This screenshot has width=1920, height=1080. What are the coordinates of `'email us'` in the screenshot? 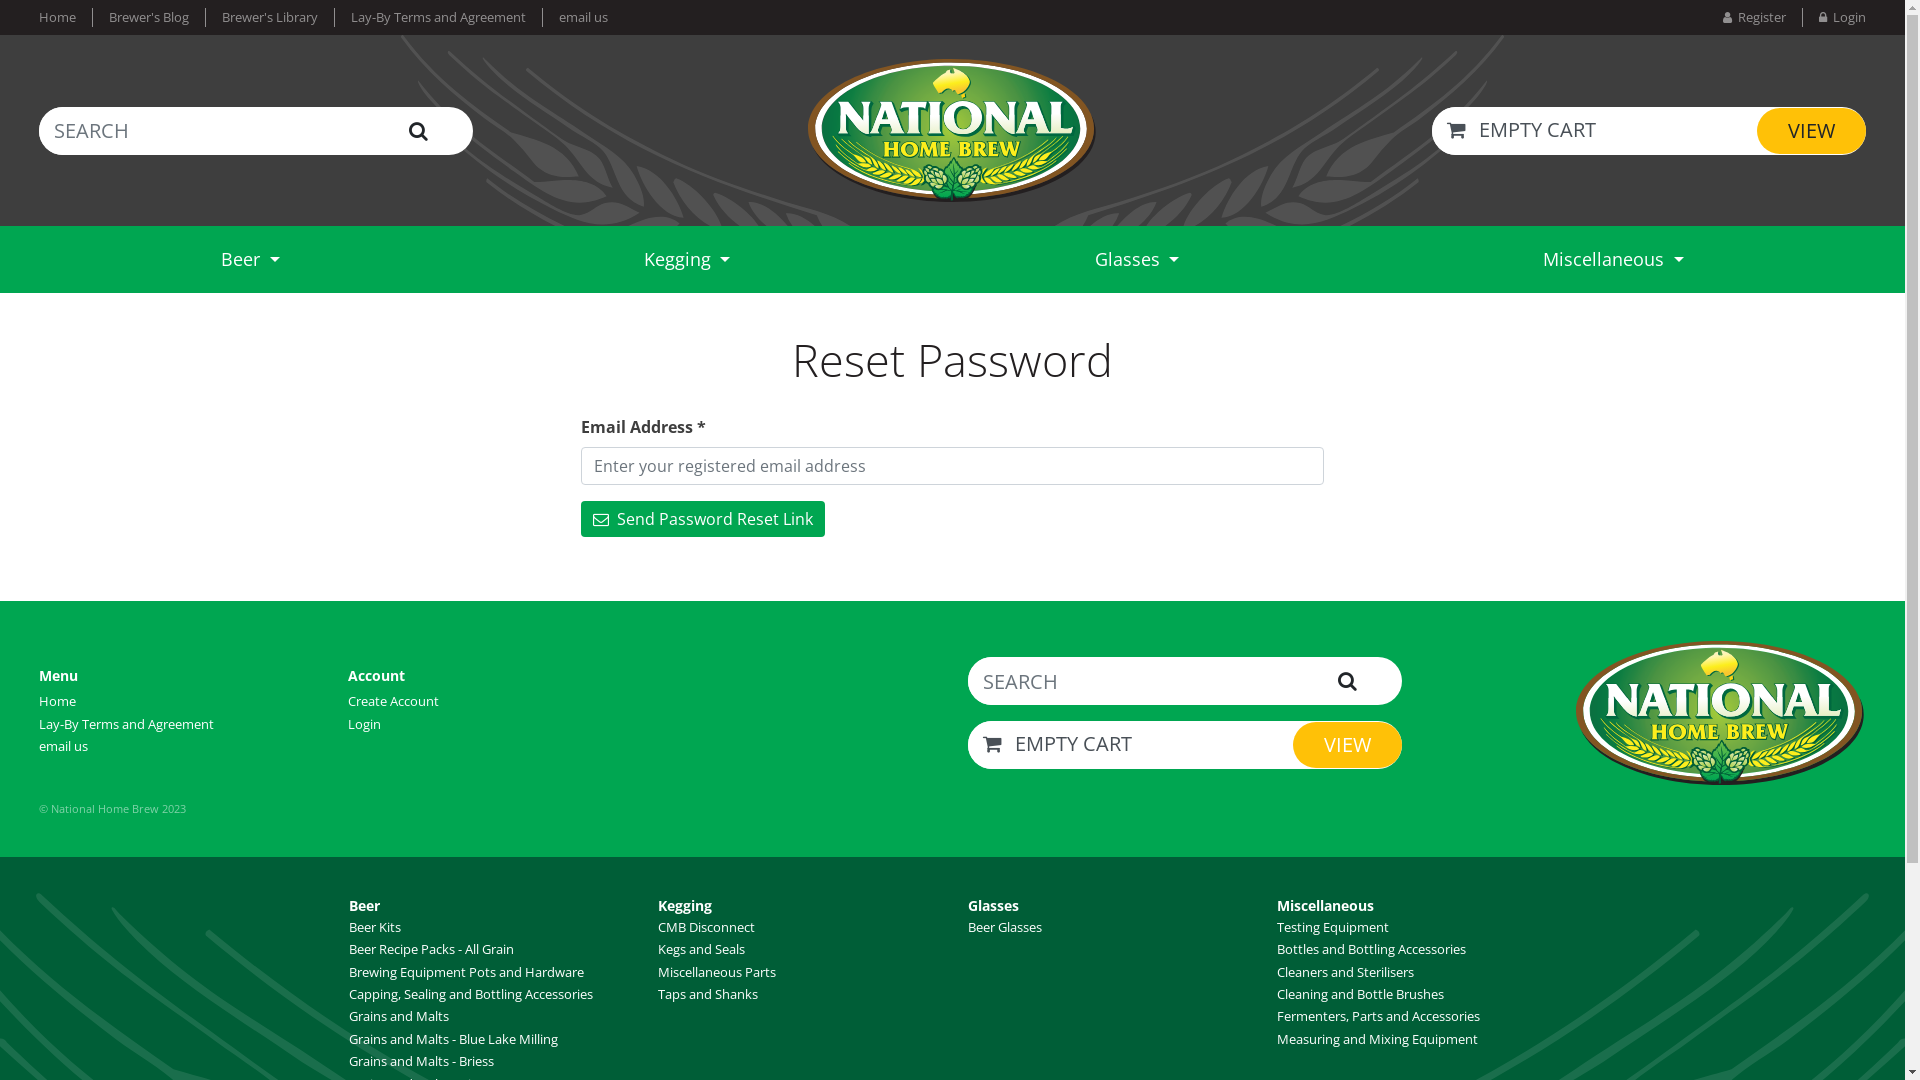 It's located at (38, 745).